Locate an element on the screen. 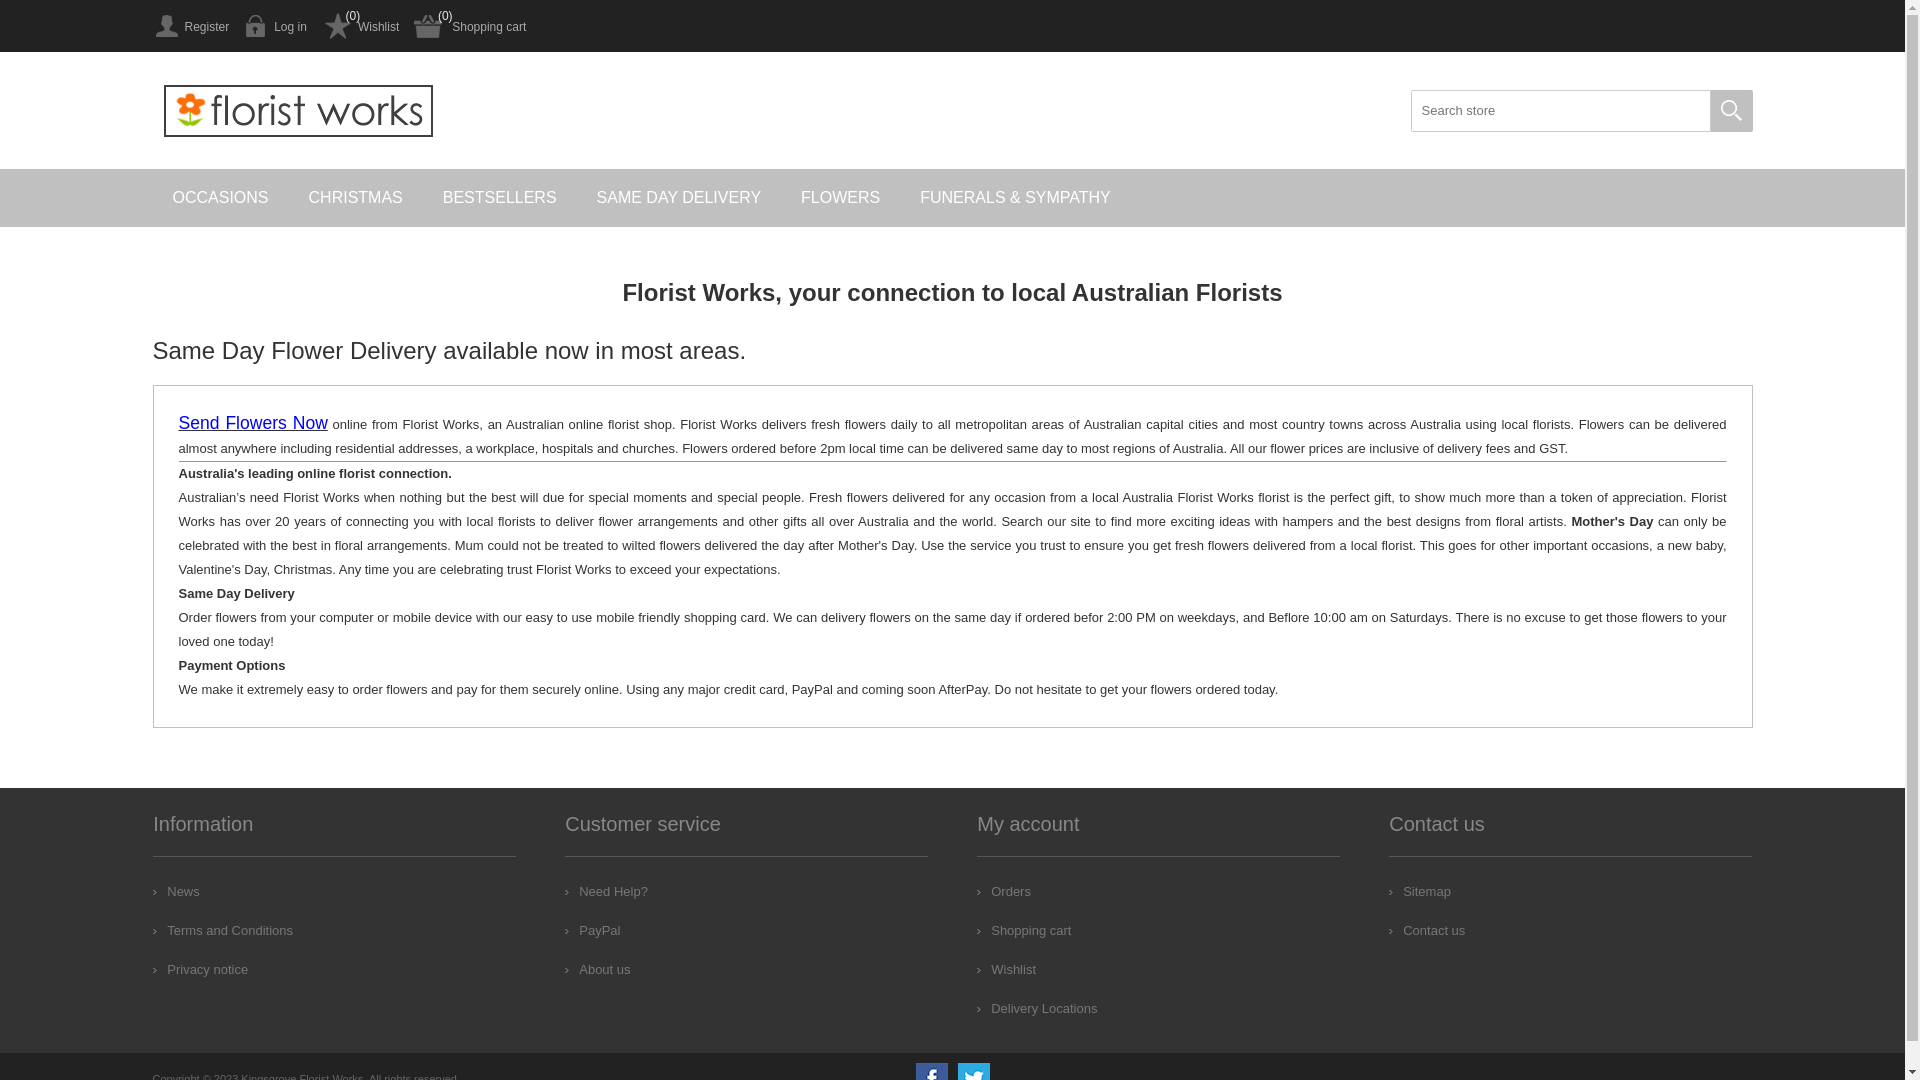 The width and height of the screenshot is (1920, 1080). 'Orders' is located at coordinates (1003, 890).